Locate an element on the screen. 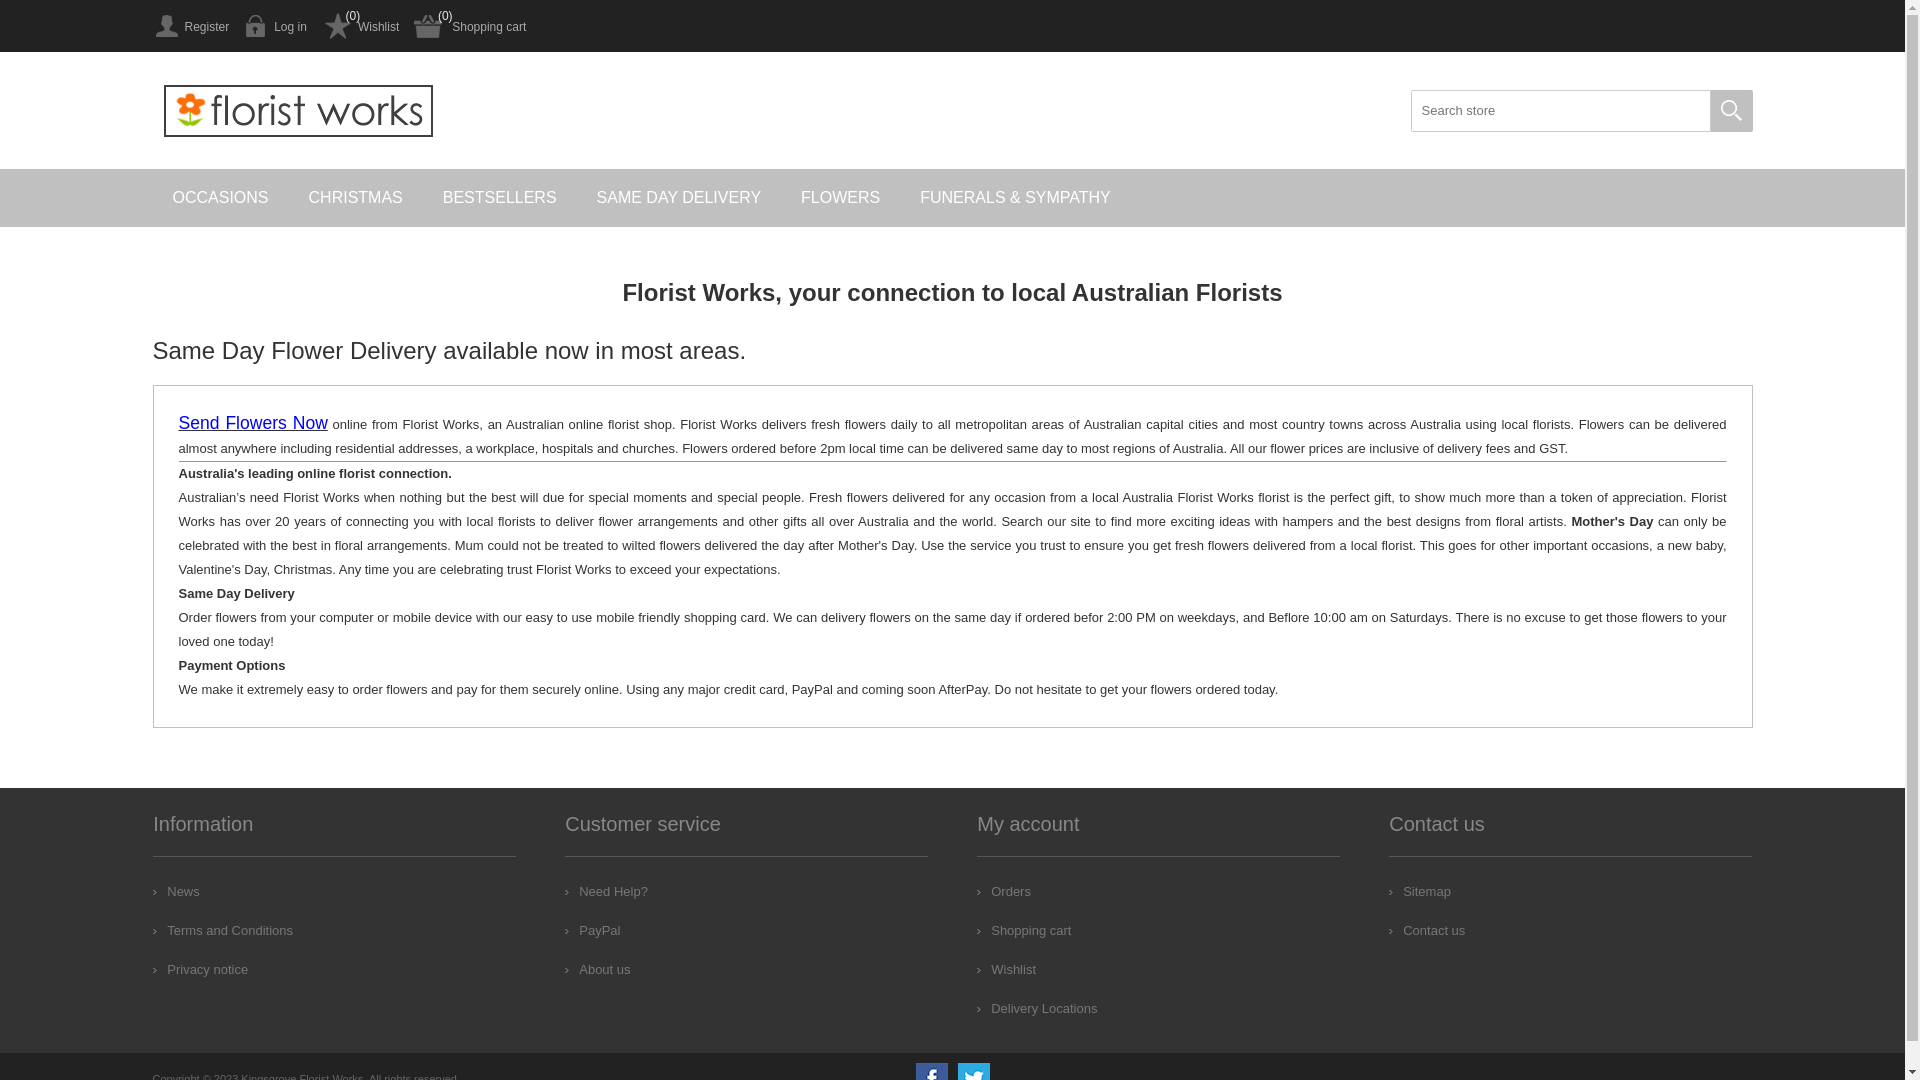 The width and height of the screenshot is (1920, 1080). 'Orders' is located at coordinates (1003, 890).